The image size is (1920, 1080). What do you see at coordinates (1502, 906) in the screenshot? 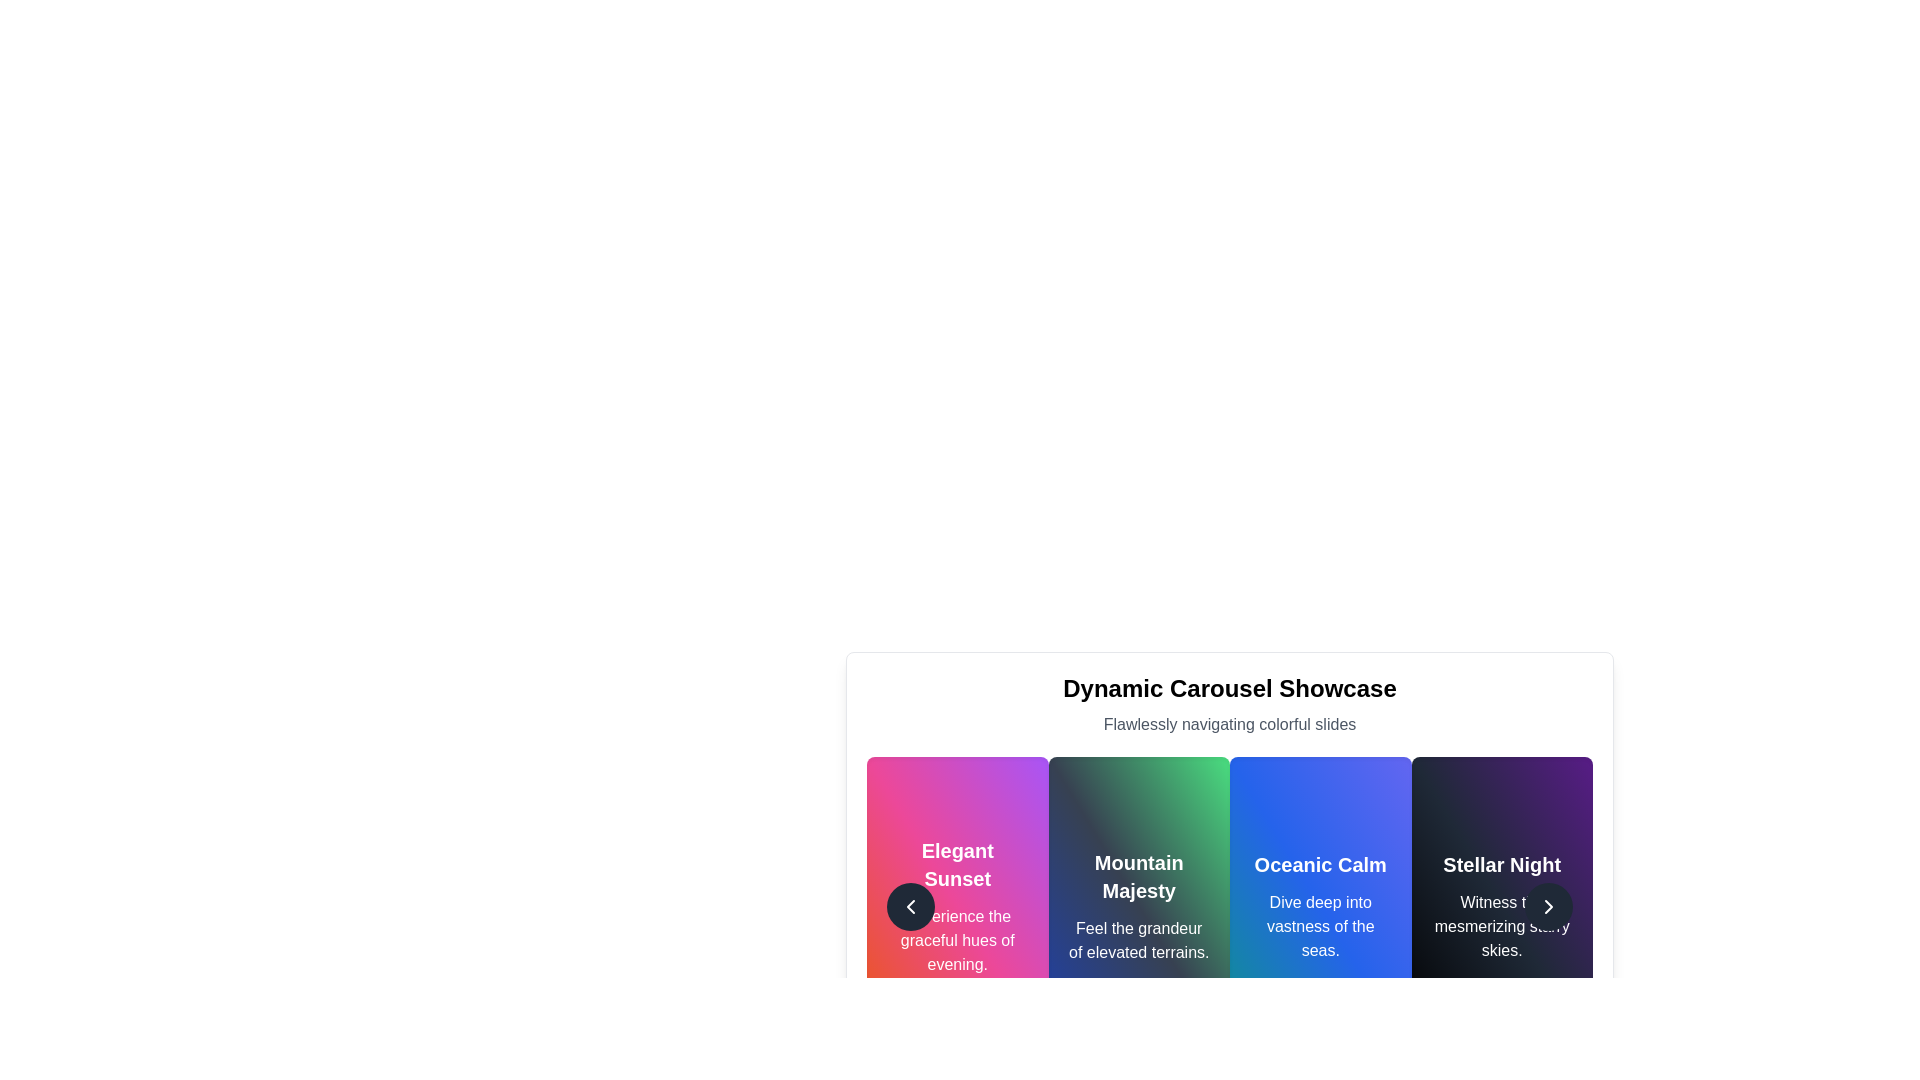
I see `the informational widget card displaying content about starry skies, which is the fourth item in the carousel, positioned at the far-right end` at bounding box center [1502, 906].